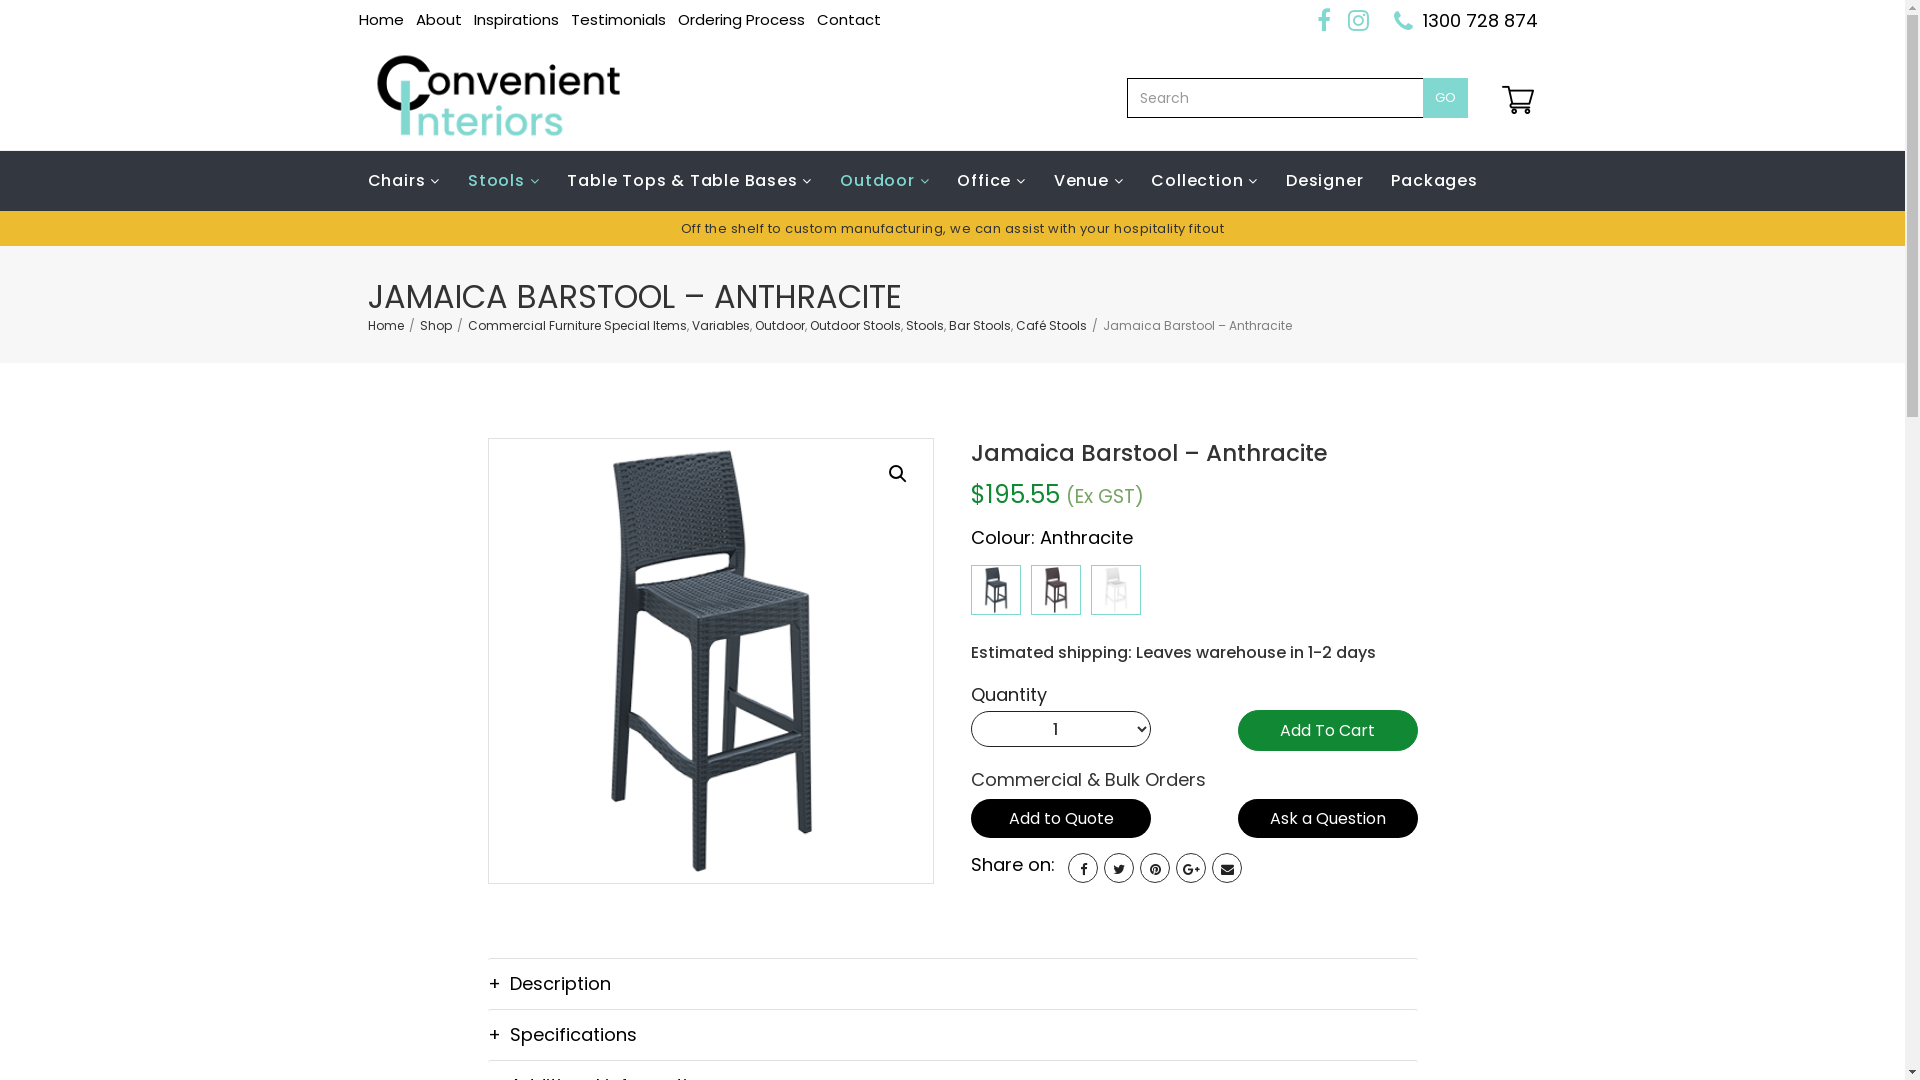 The width and height of the screenshot is (1920, 1080). What do you see at coordinates (1115, 589) in the screenshot?
I see `'Jamaica Barstool - White'` at bounding box center [1115, 589].